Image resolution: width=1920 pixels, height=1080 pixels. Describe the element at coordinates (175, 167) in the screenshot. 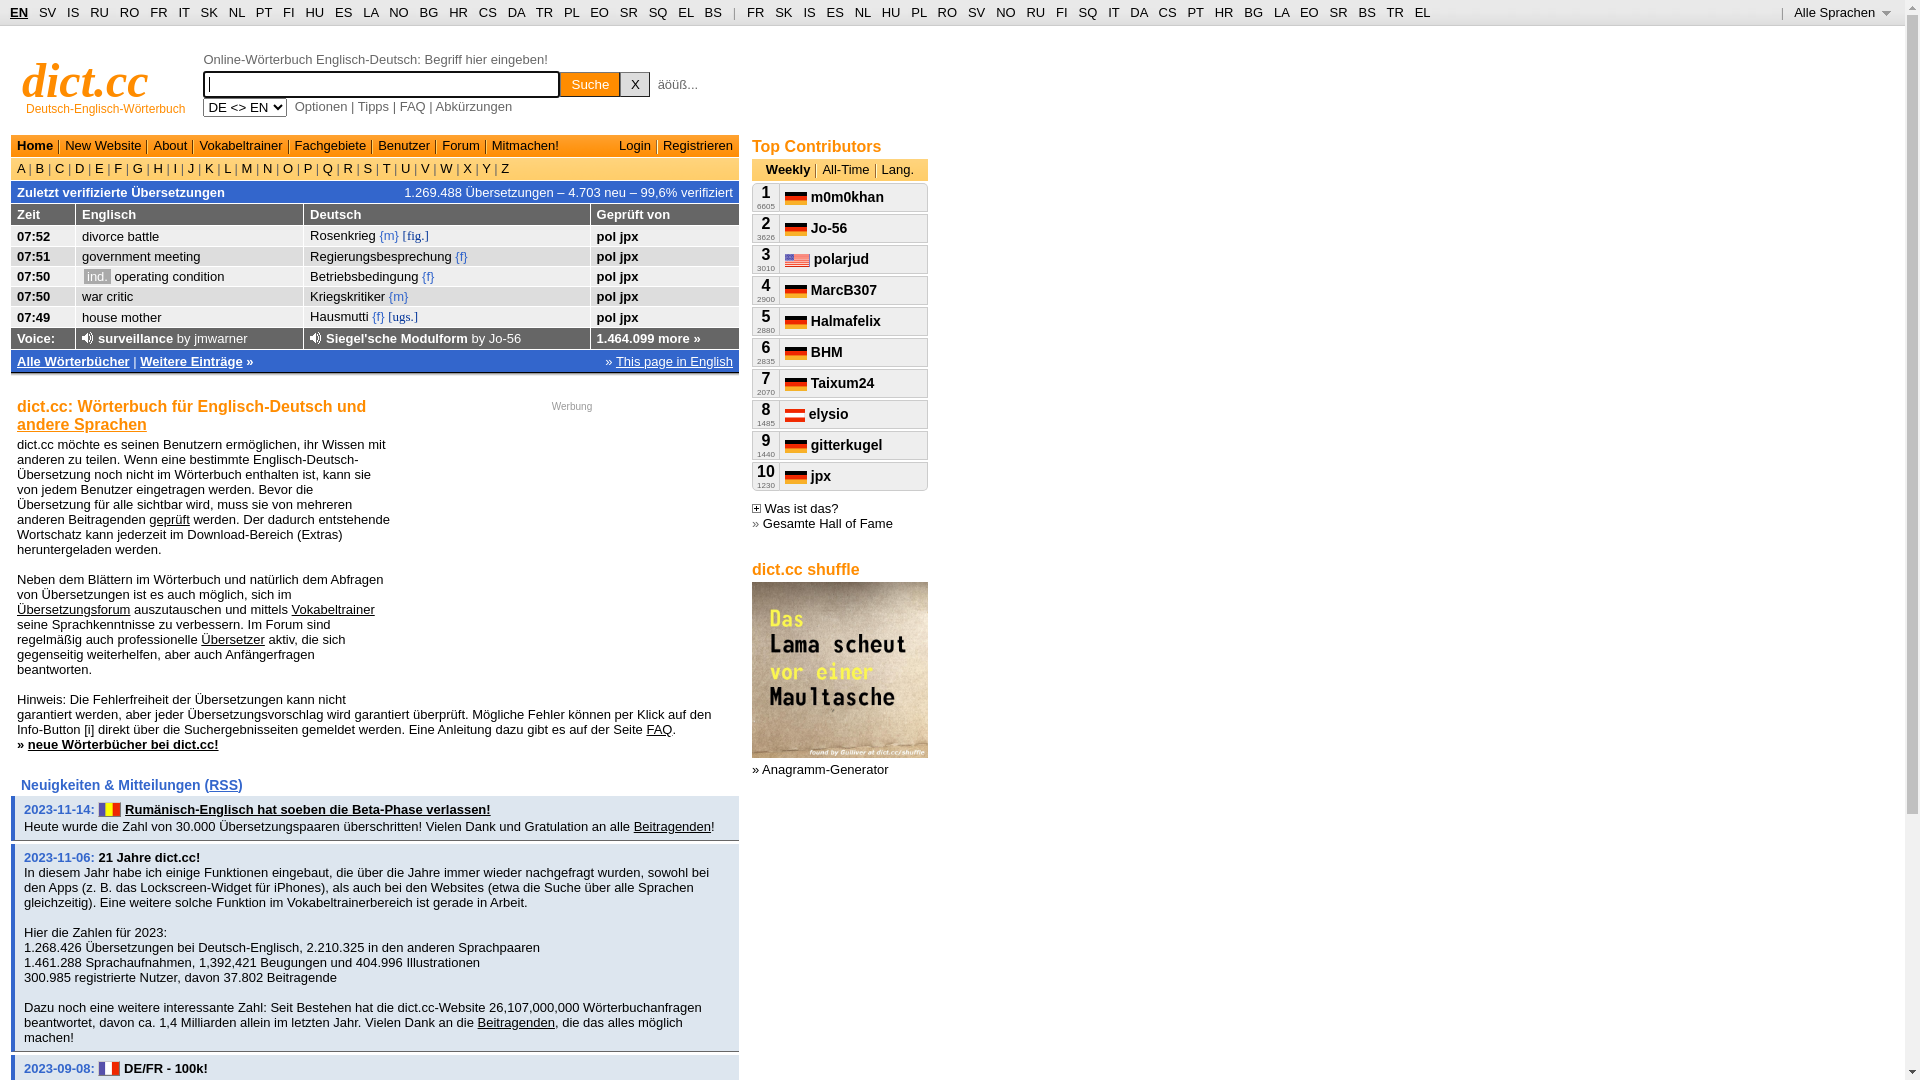

I see `'I'` at that location.